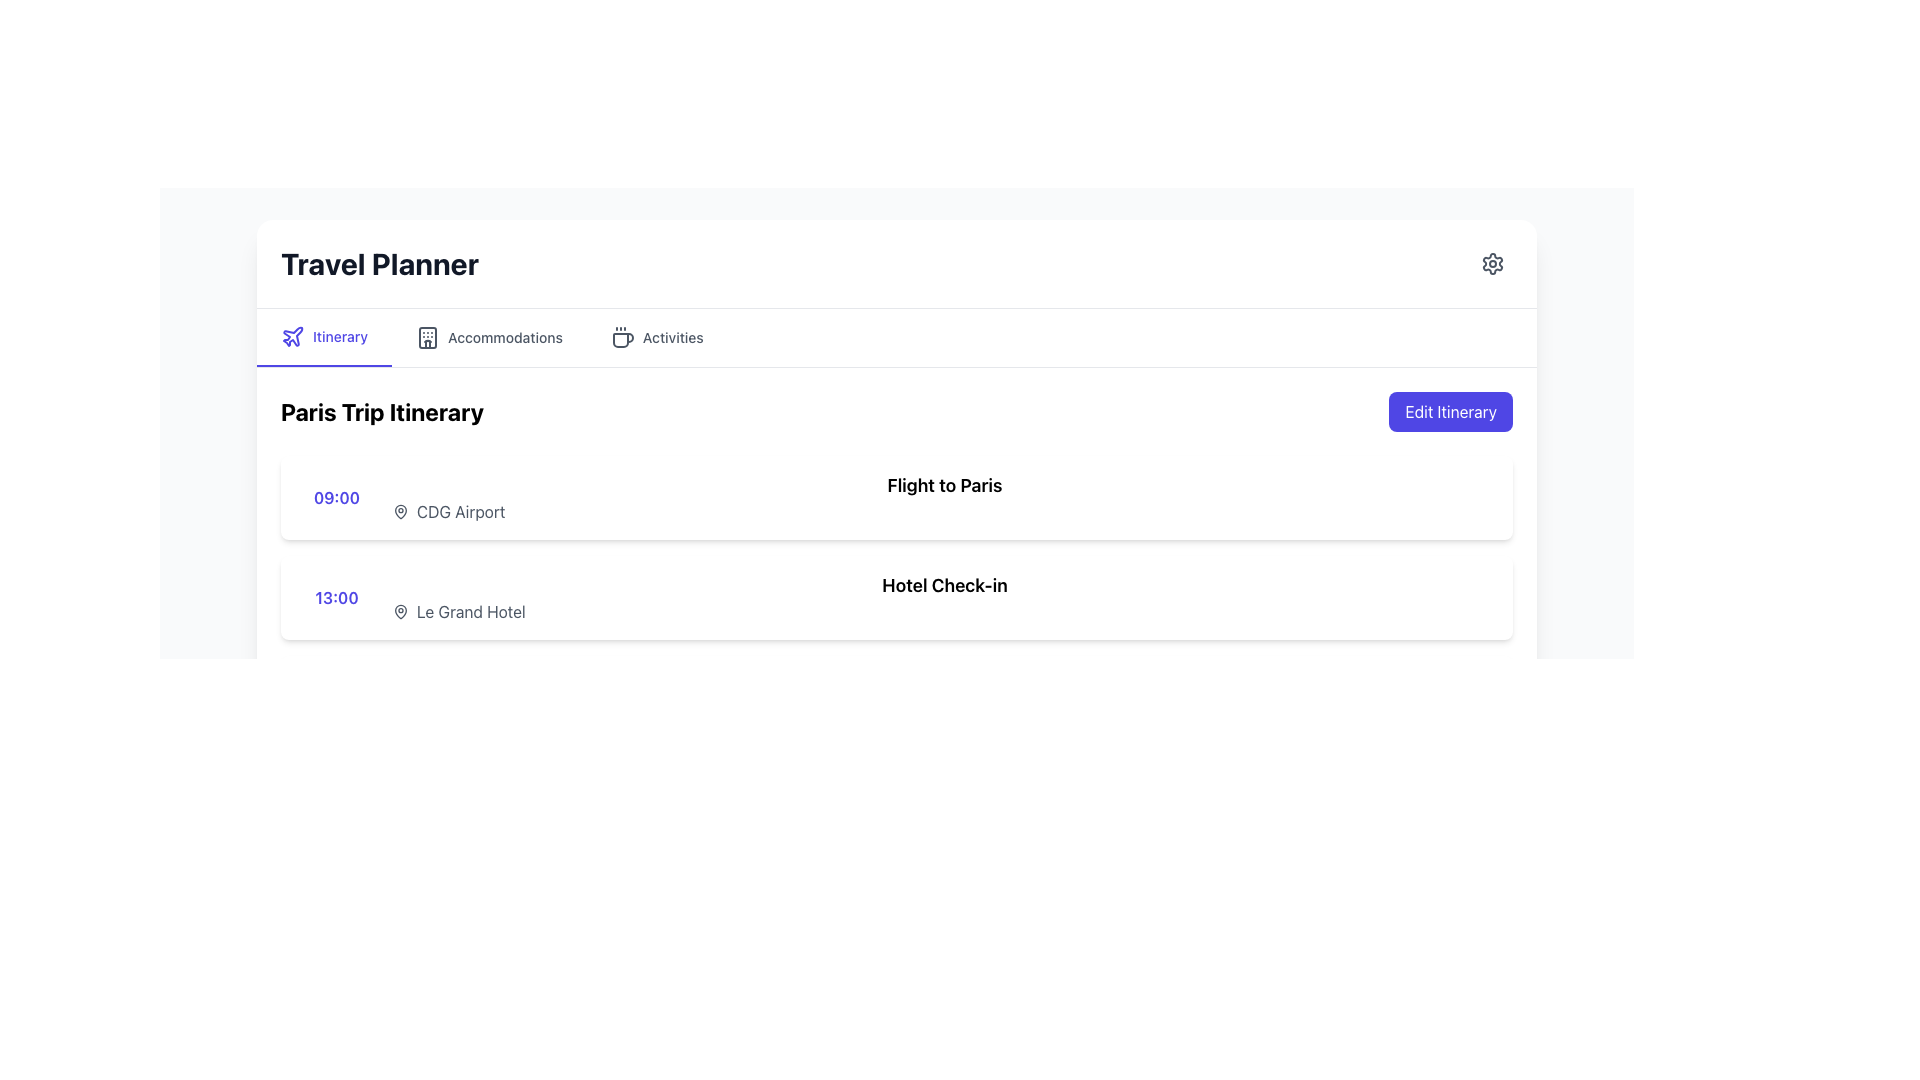 This screenshot has width=1920, height=1080. What do you see at coordinates (1451, 411) in the screenshot?
I see `the button located at the top right corner of the 'Paris Trip Itinerary' section` at bounding box center [1451, 411].